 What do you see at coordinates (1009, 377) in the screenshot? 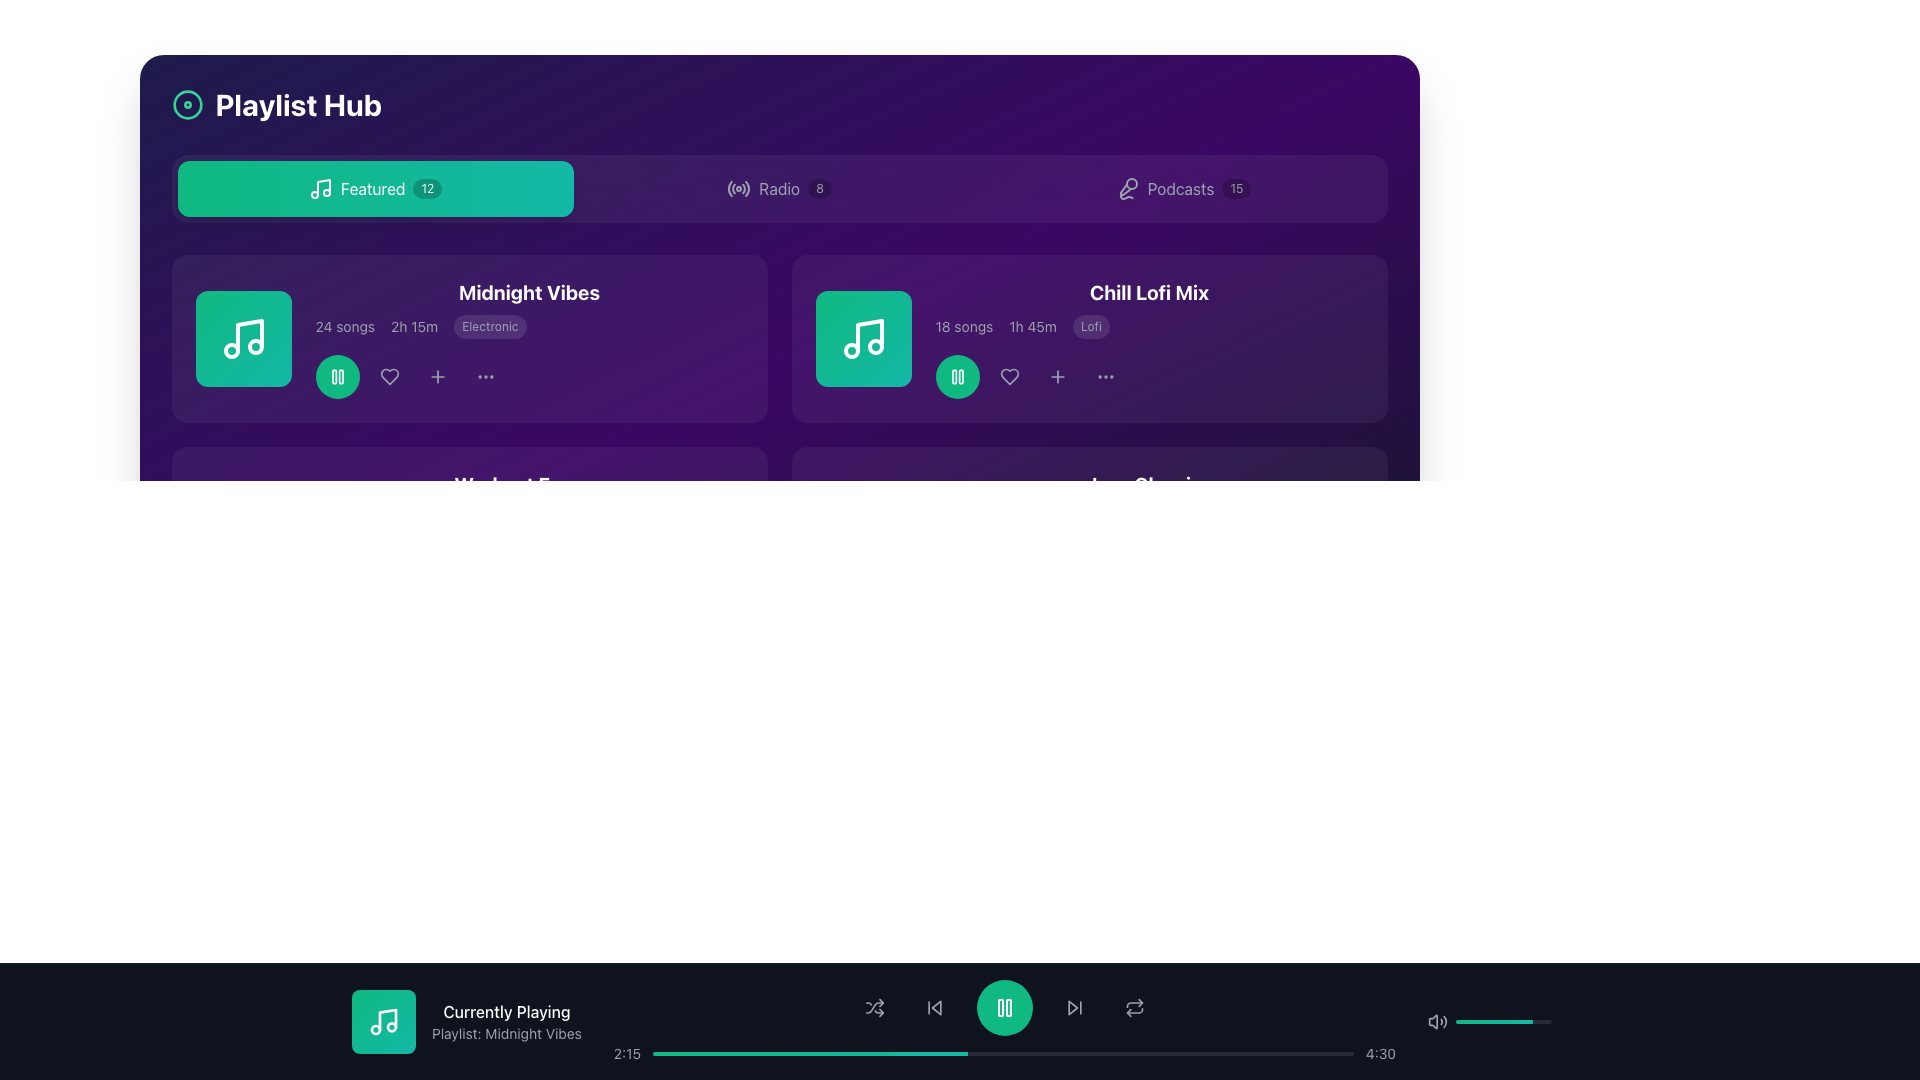
I see `the like icon located beneath the 'Chill Lofi Mix' playlist card, which is the second icon in the horizontal list, to express preference for the playlist` at bounding box center [1009, 377].